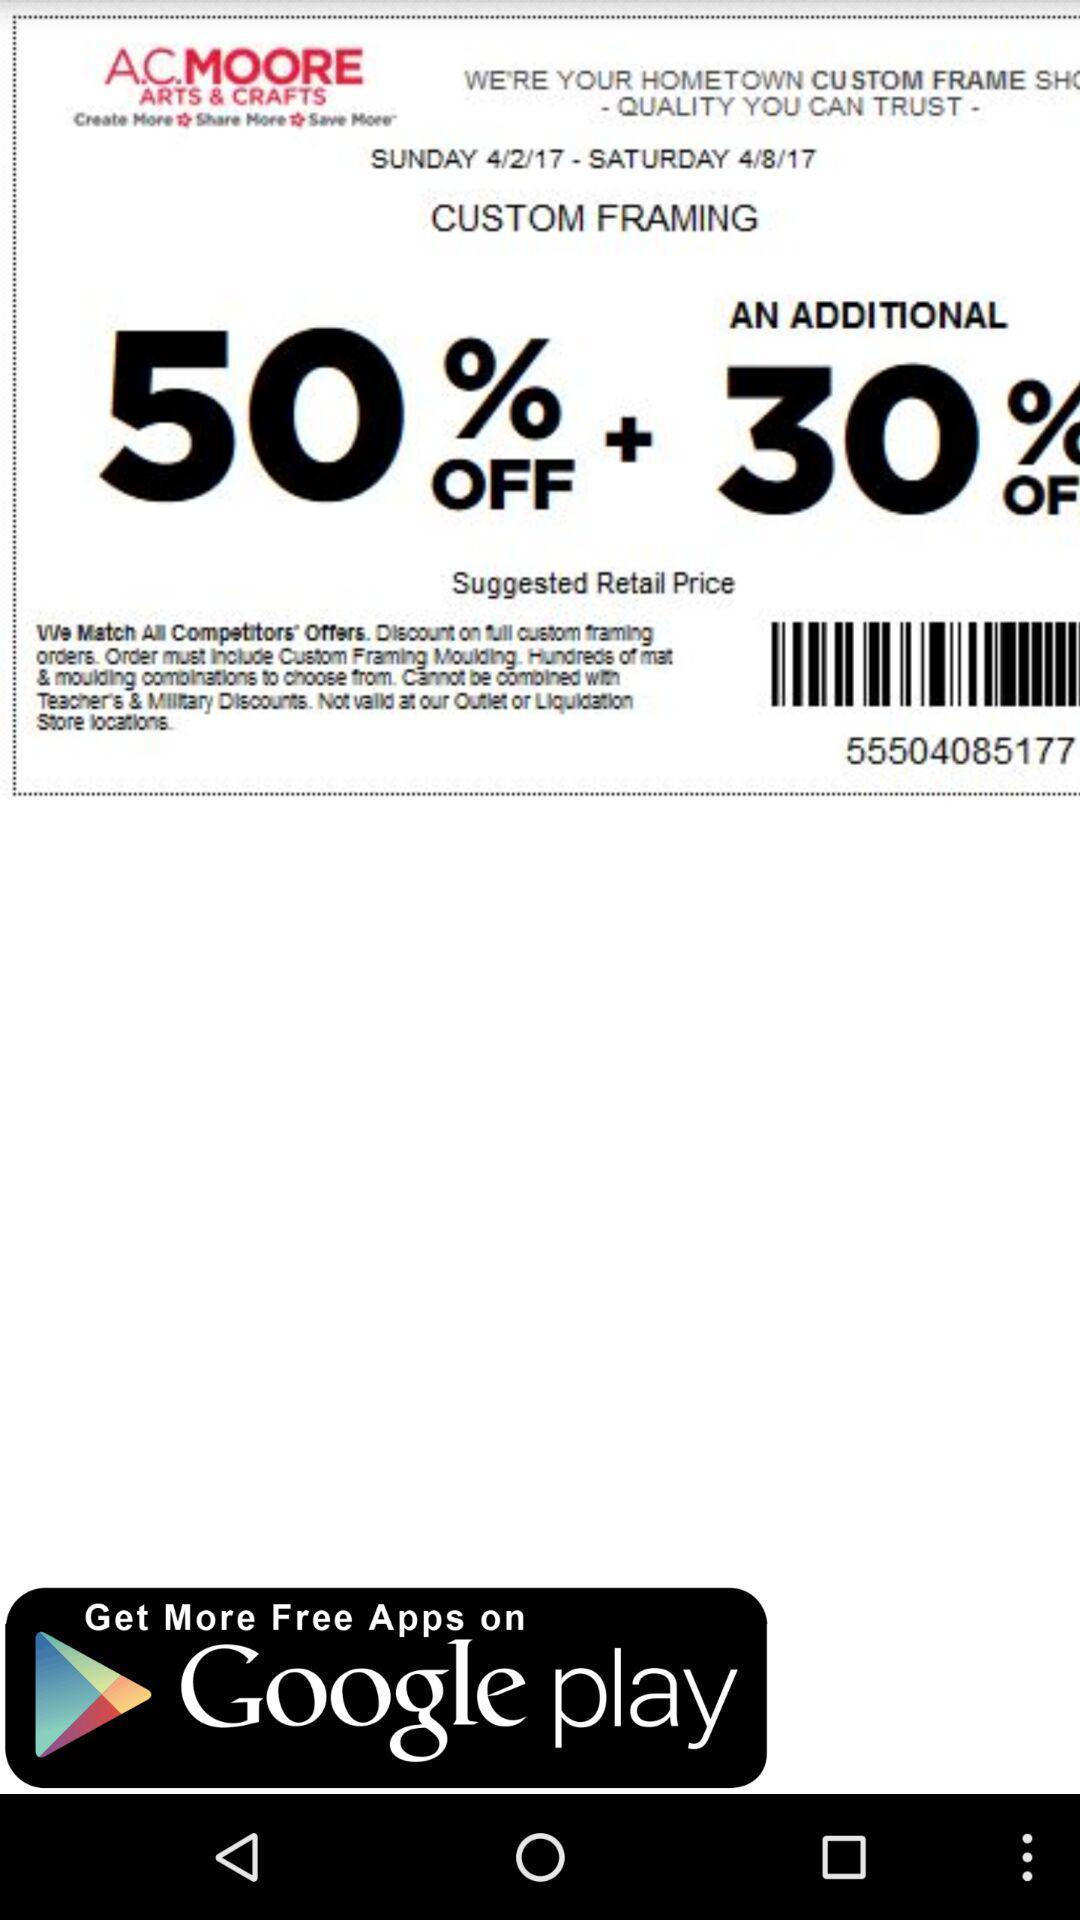 The width and height of the screenshot is (1080, 1920). I want to click on acmoore, so click(540, 782).